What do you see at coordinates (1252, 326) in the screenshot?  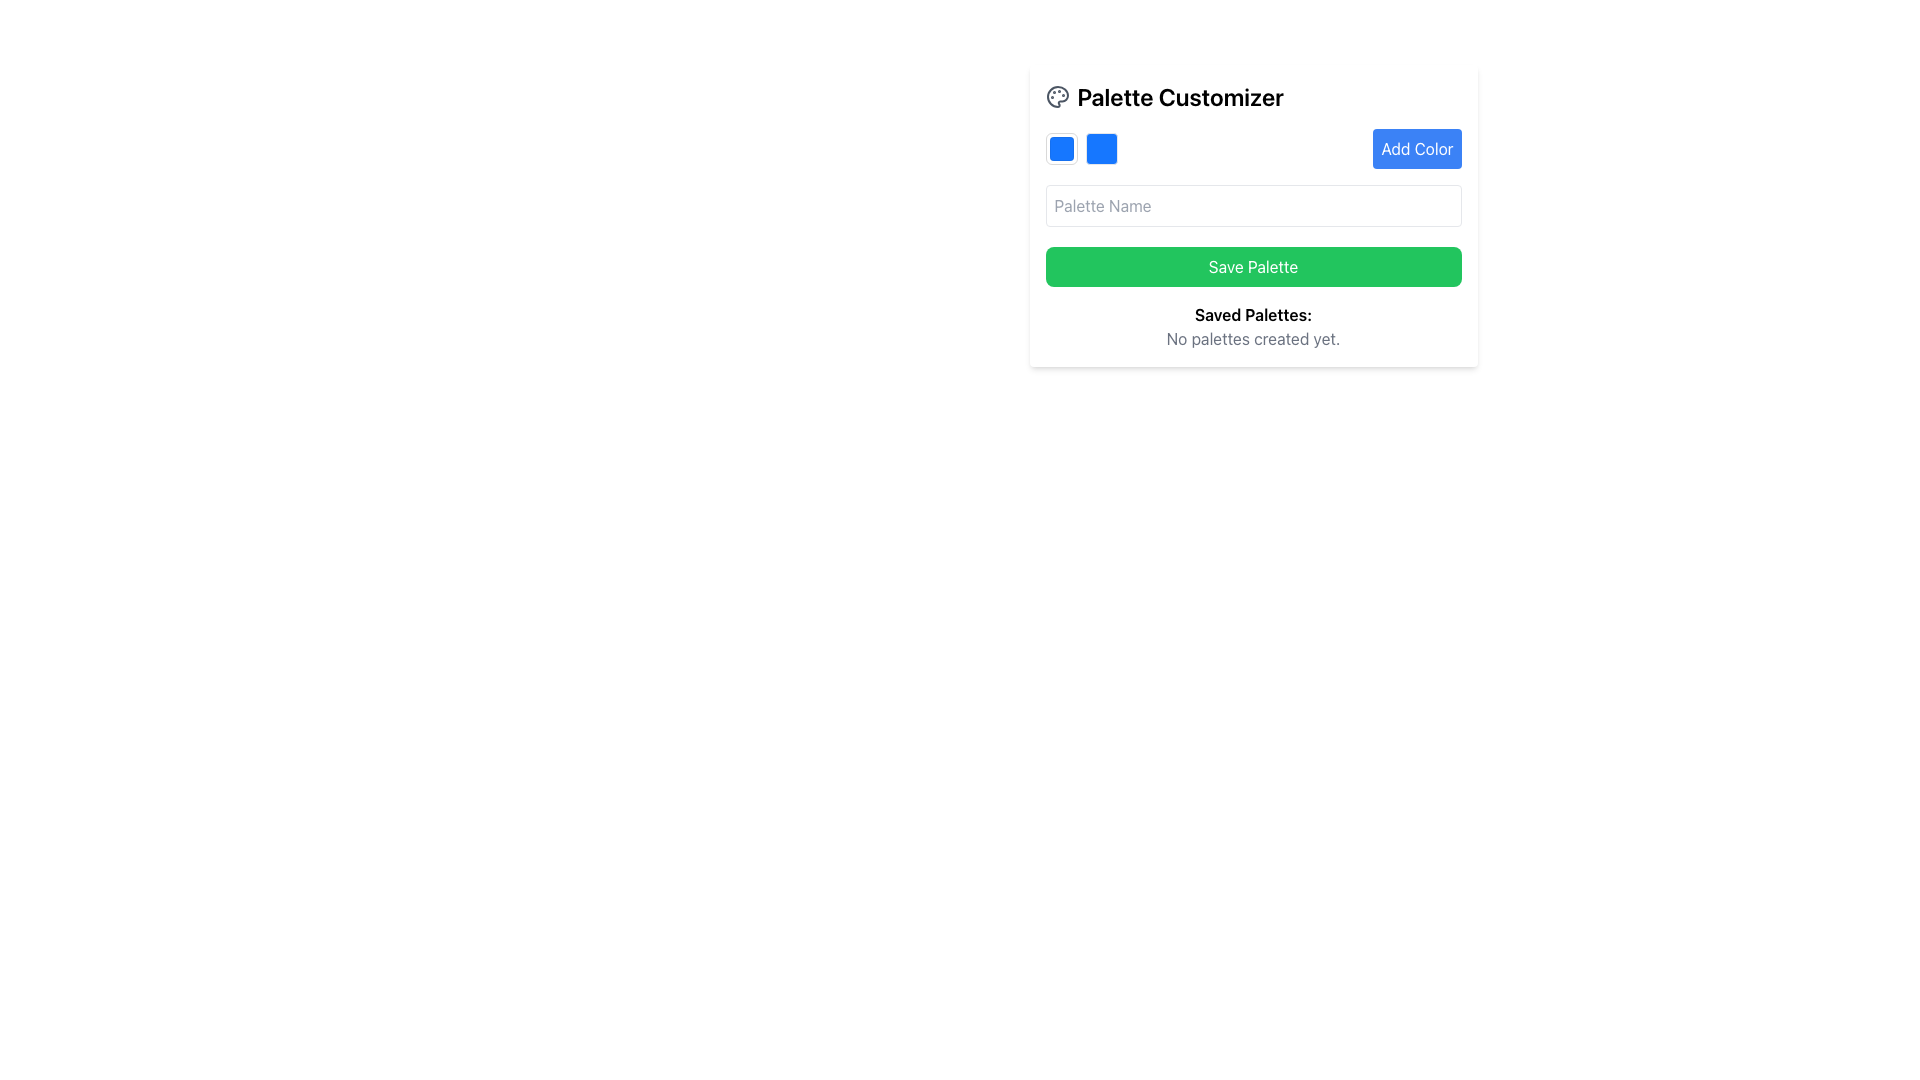 I see `the text element that reads 'Saved Palettes:' and 'No palettes created yet.' at the bottom of the 'Palette Customizer' card` at bounding box center [1252, 326].